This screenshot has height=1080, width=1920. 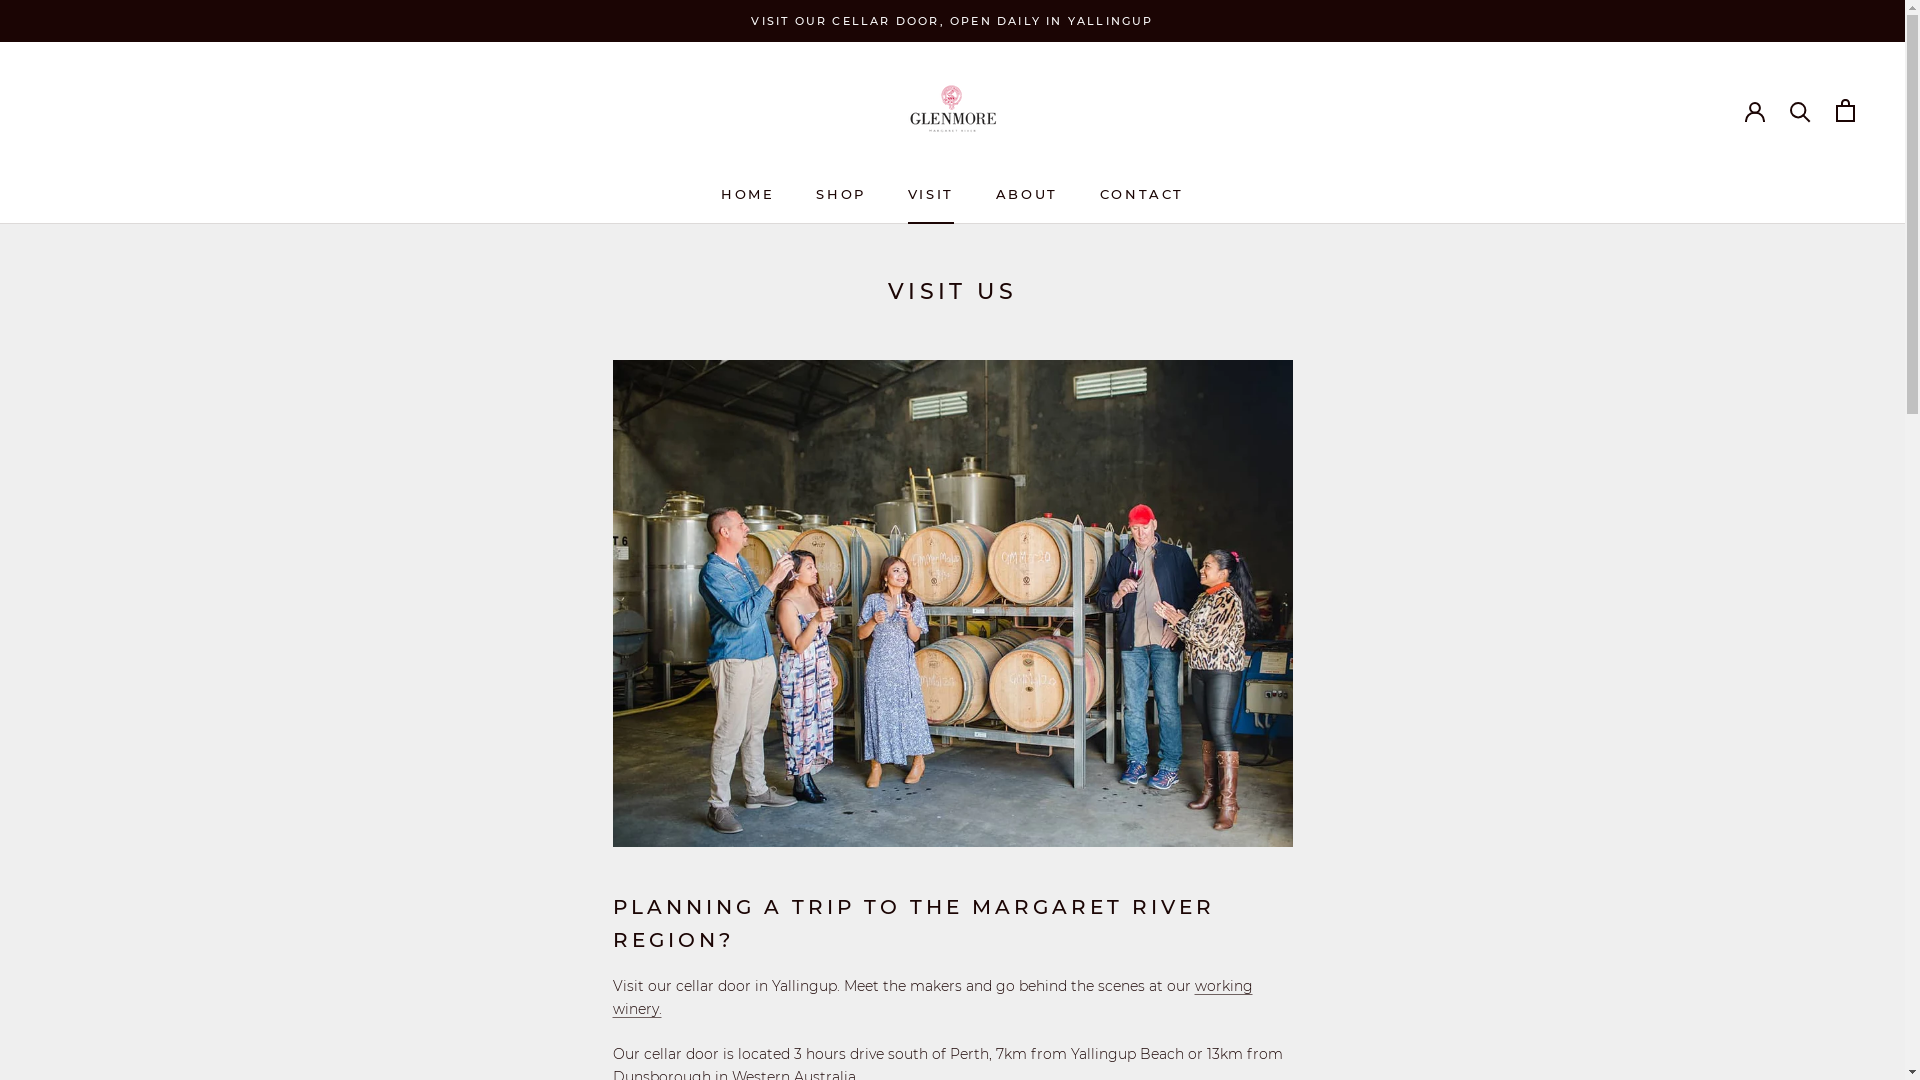 I want to click on 'HOME, so click(x=746, y=193).